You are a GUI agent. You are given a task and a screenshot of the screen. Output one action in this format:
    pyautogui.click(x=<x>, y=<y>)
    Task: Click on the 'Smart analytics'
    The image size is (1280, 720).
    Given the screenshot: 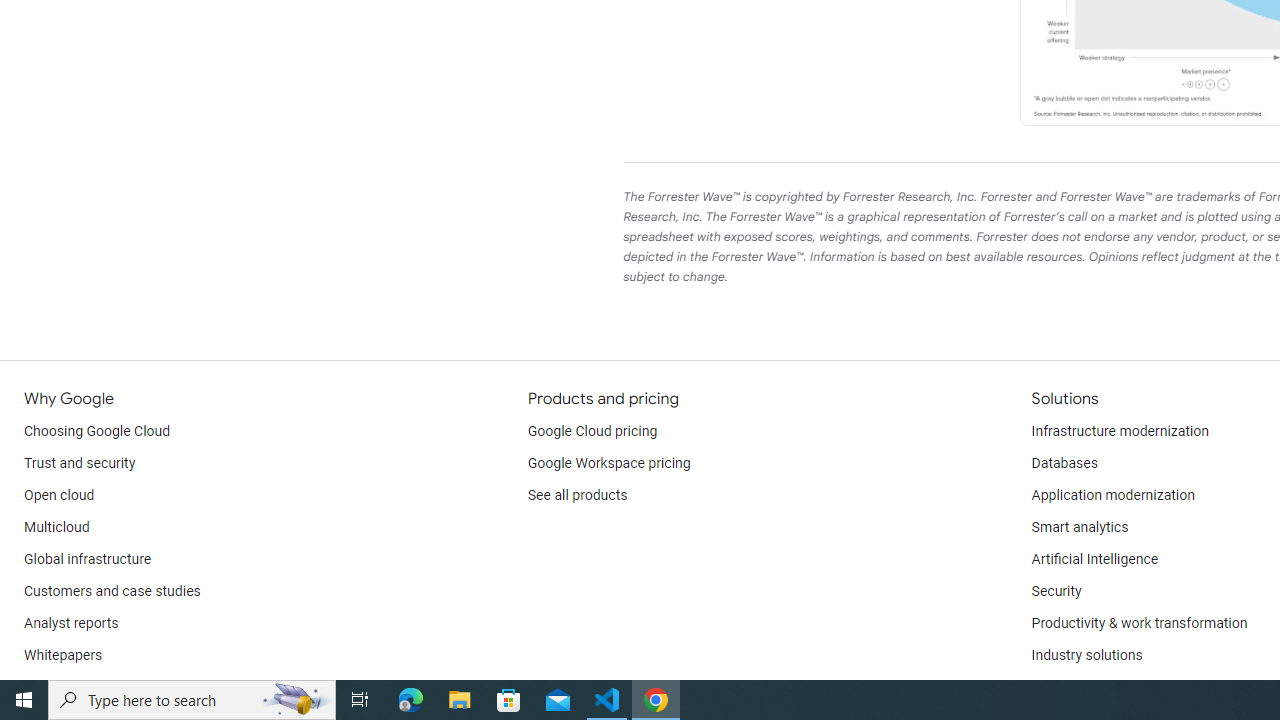 What is the action you would take?
    pyautogui.click(x=1078, y=527)
    